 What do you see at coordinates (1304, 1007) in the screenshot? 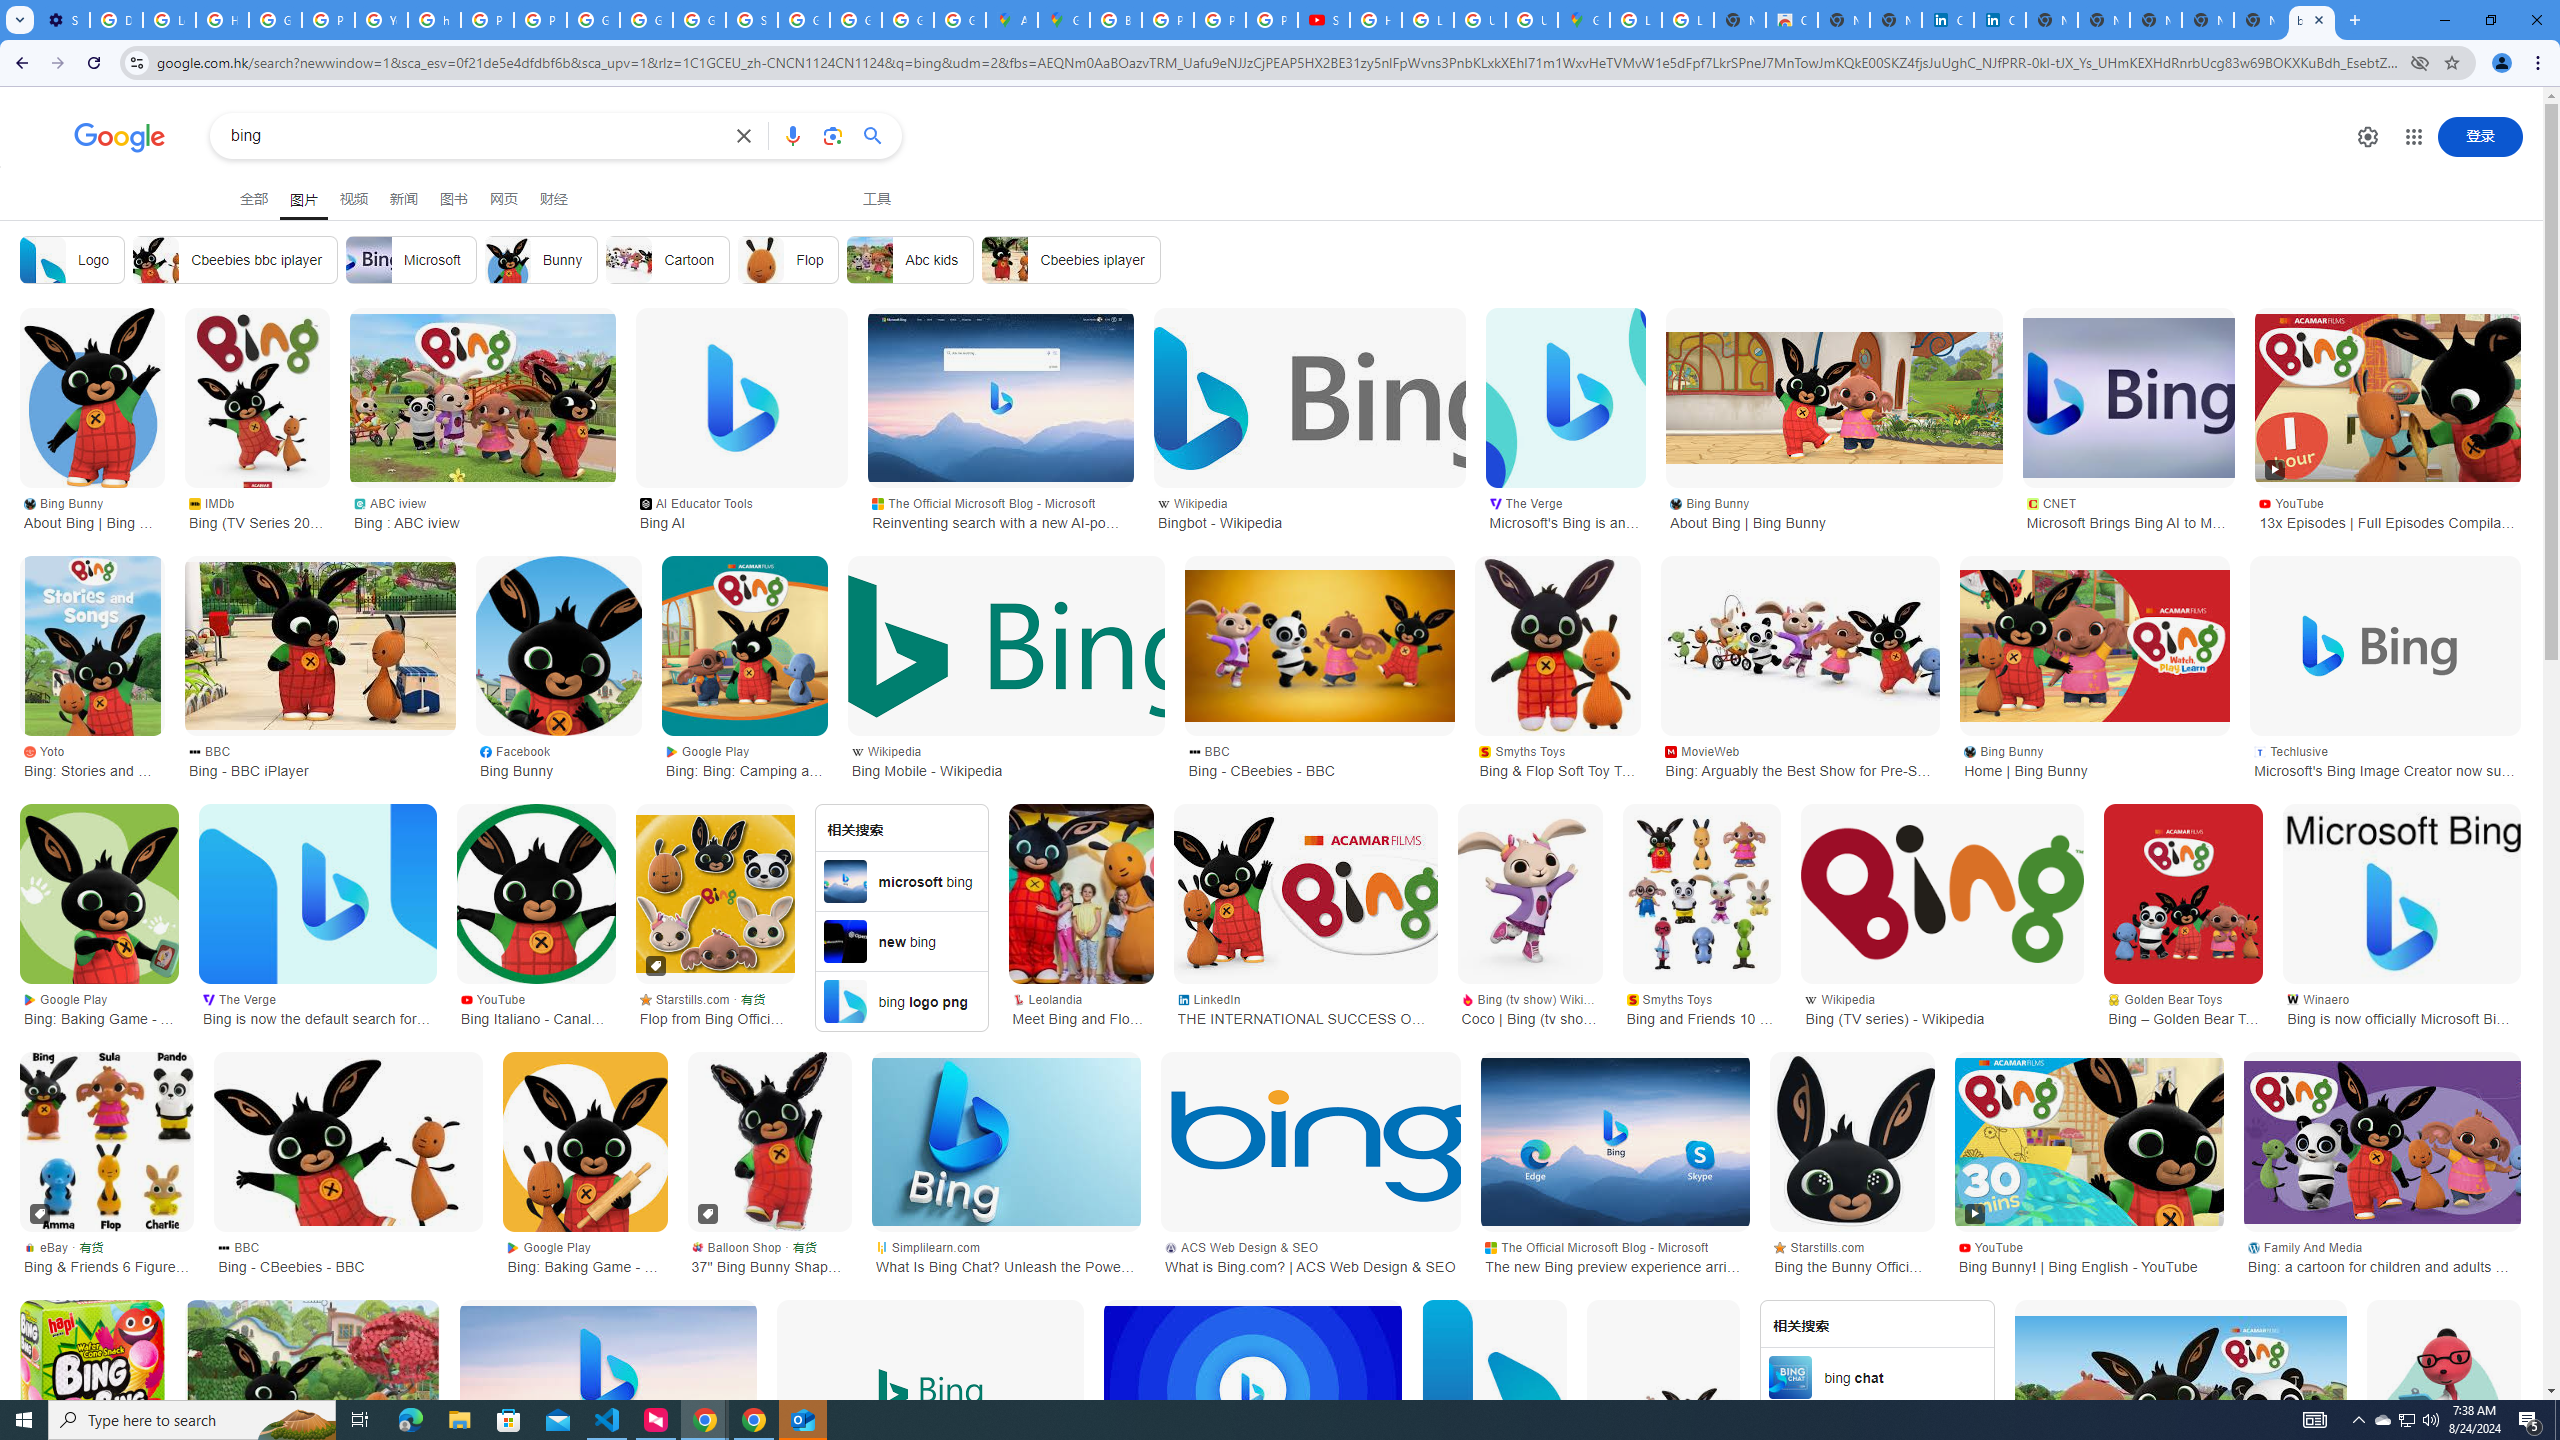
I see `'LinkedIn THE INTERNATIONAL SUCCESS OF BING'` at bounding box center [1304, 1007].